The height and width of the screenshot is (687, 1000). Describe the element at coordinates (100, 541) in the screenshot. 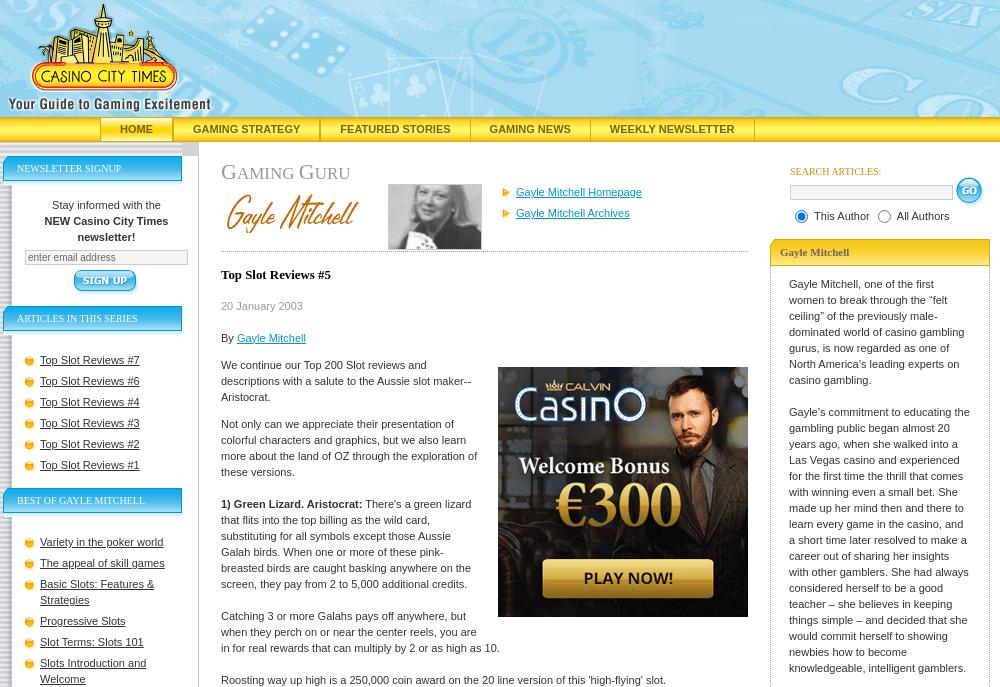

I see `'Variety in the poker world'` at that location.